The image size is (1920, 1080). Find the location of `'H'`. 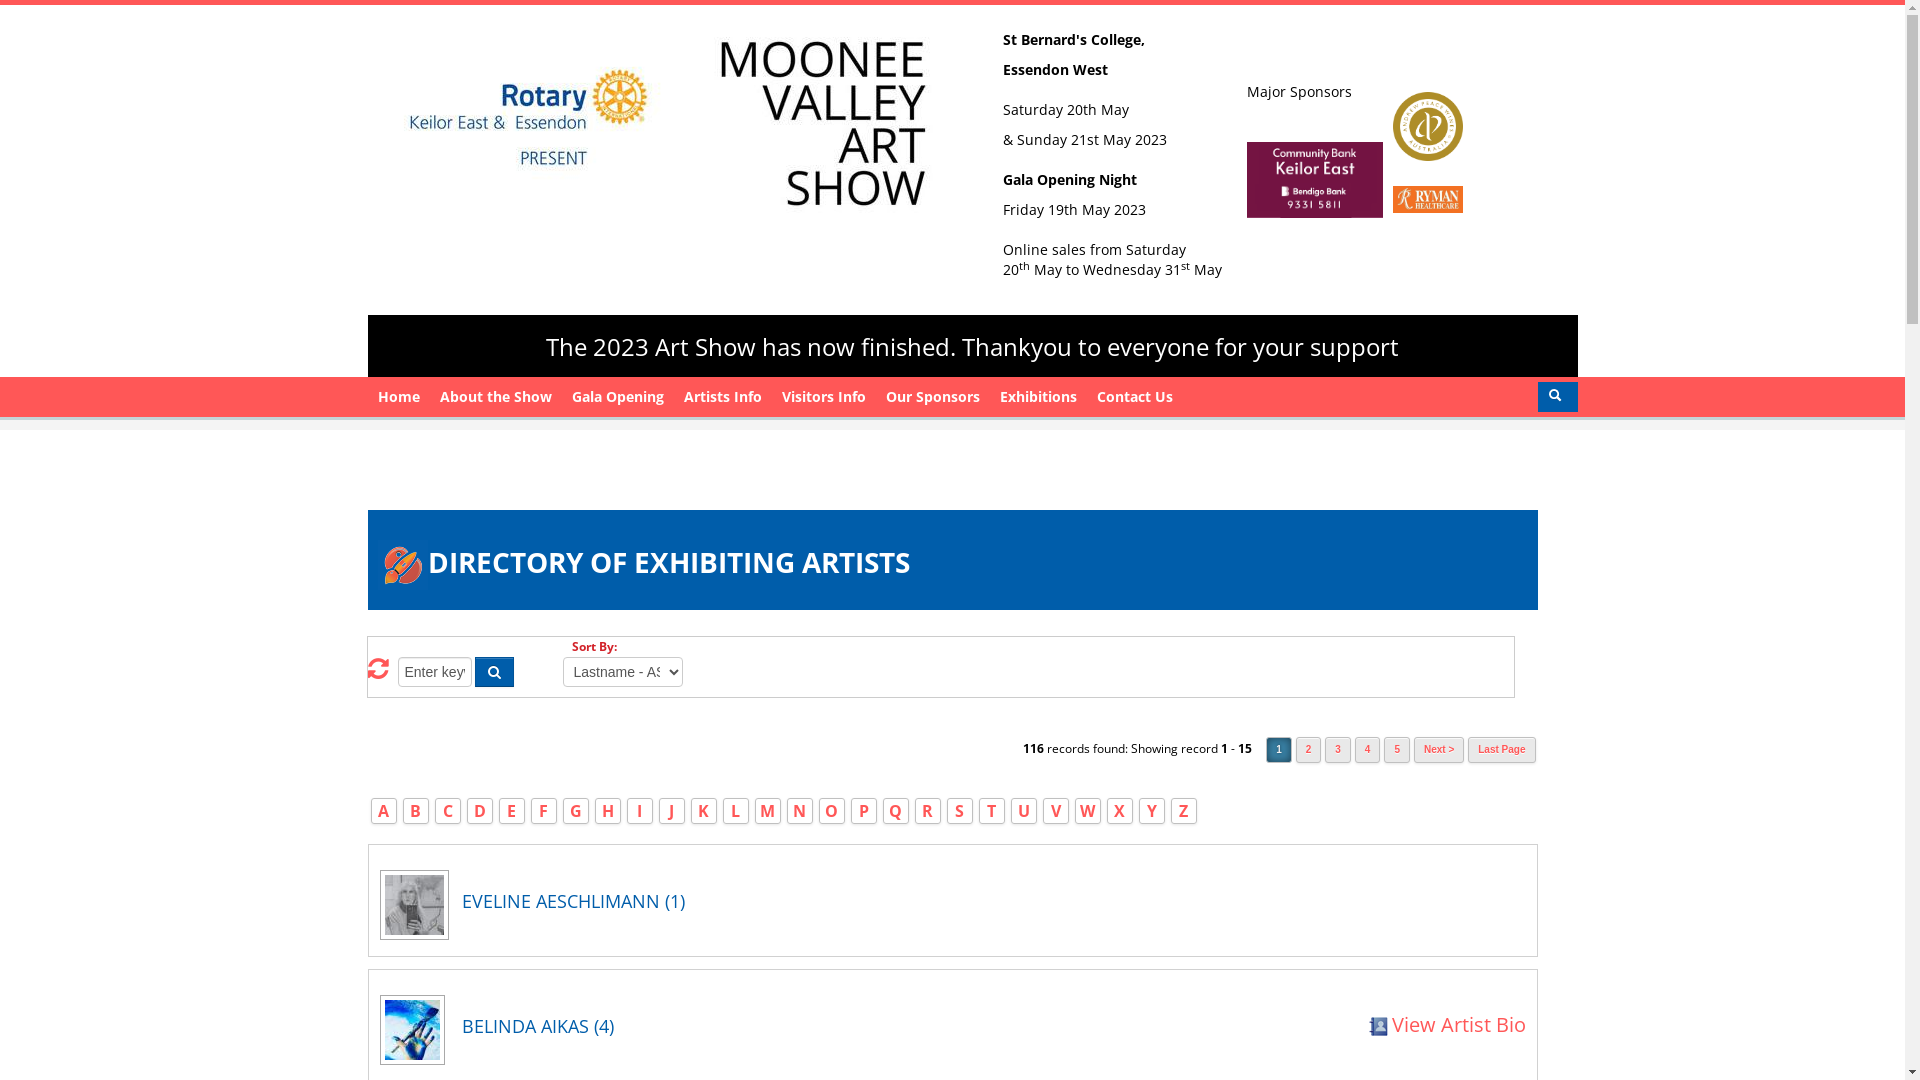

'H' is located at coordinates (607, 810).